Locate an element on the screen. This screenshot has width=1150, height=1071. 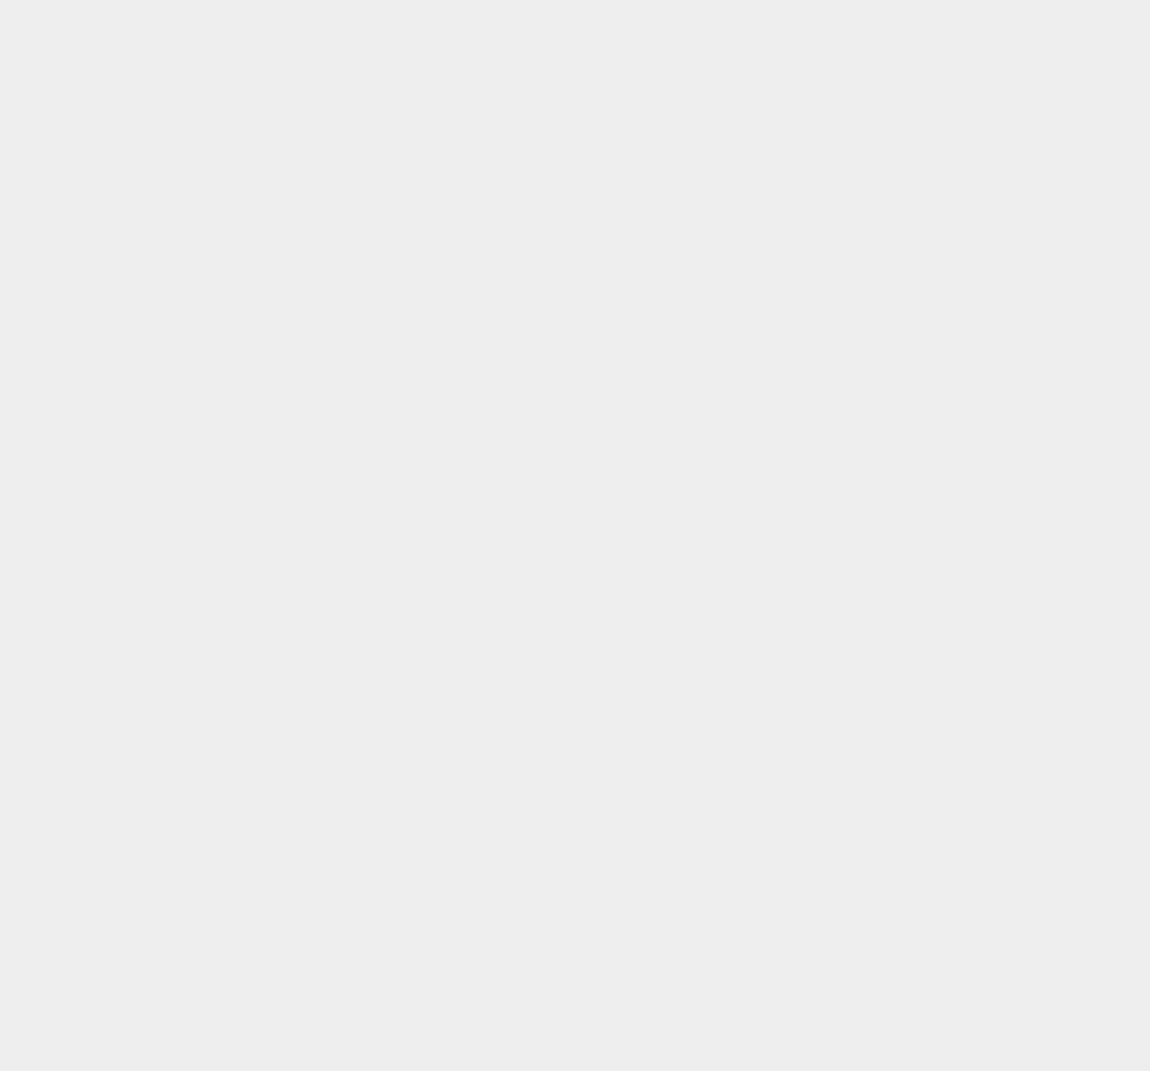
'SlideShare' is located at coordinates (844, 22).